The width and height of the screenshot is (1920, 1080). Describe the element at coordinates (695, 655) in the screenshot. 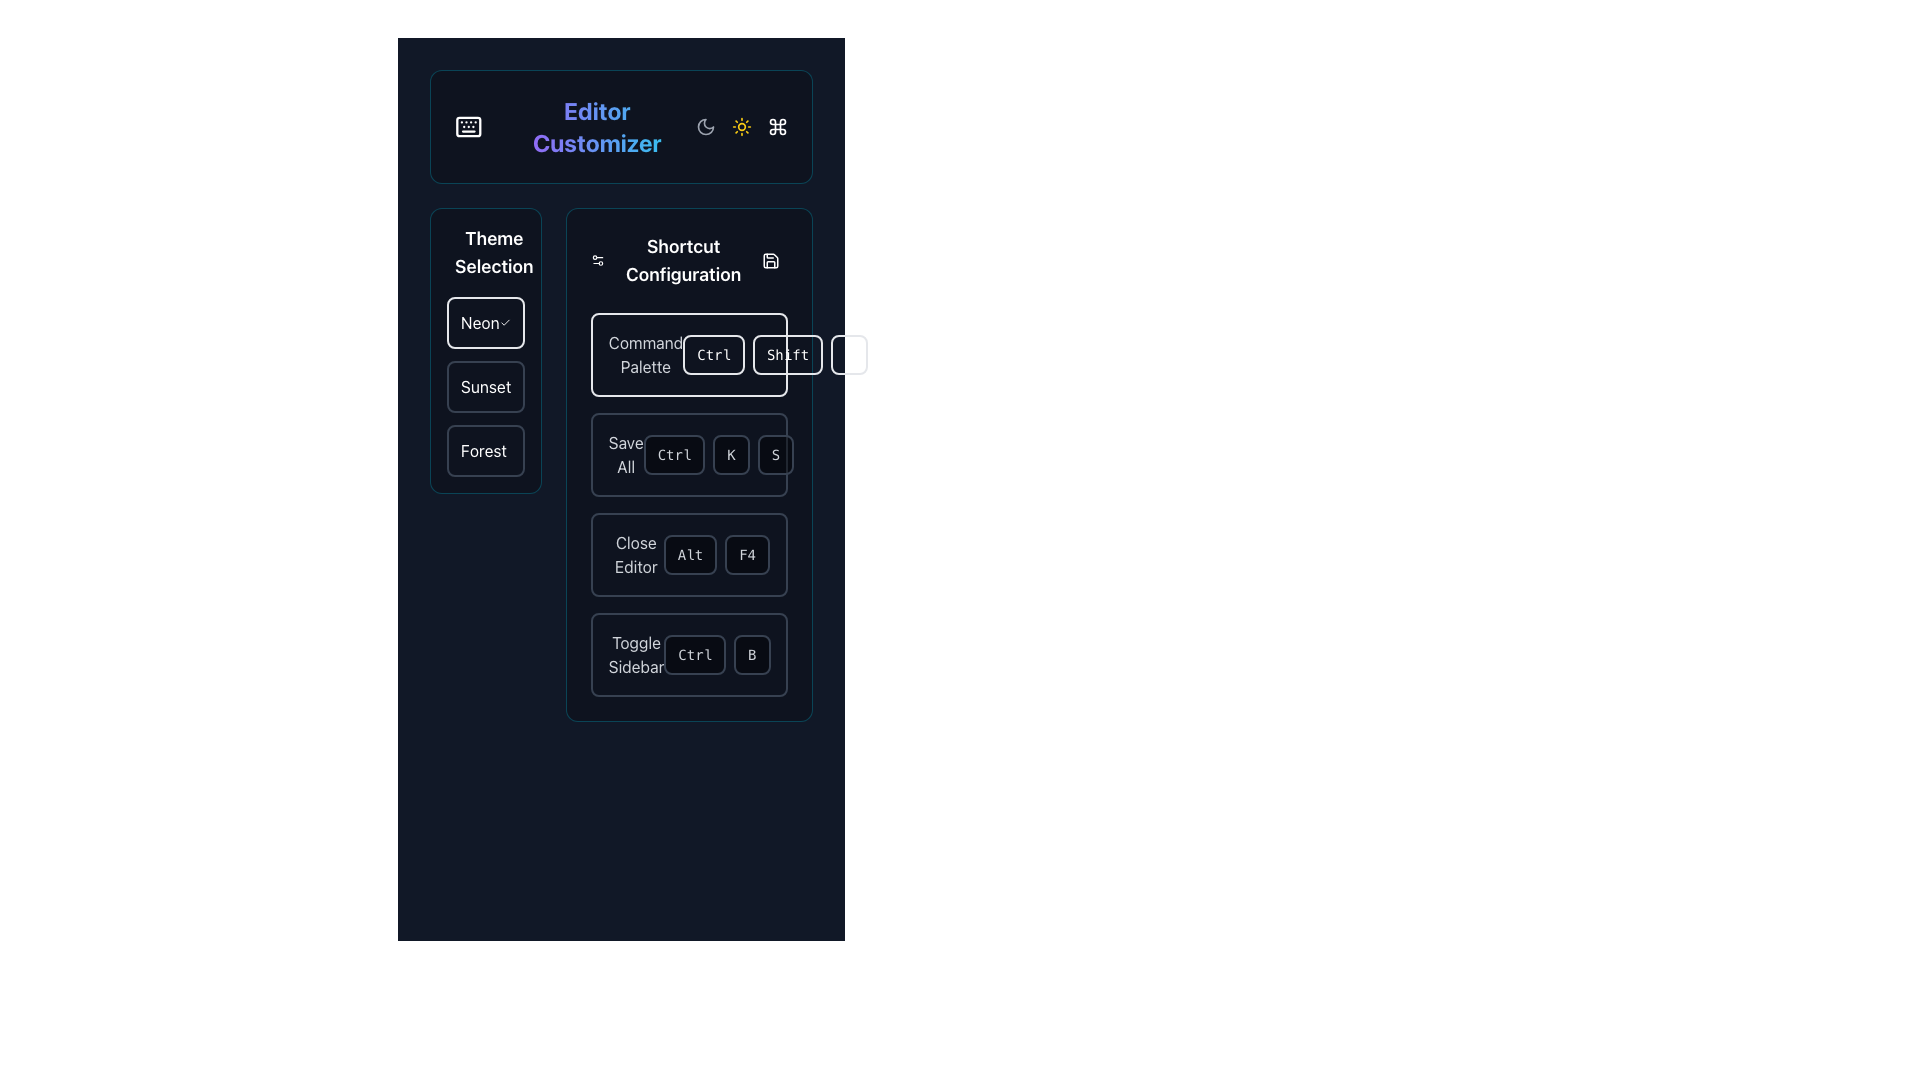

I see `the 'Ctrl' button-like indicator for the keyboard modifier key, which is styled with a dark background and light gray text, located in the 'Shortcut Configuration' section` at that location.